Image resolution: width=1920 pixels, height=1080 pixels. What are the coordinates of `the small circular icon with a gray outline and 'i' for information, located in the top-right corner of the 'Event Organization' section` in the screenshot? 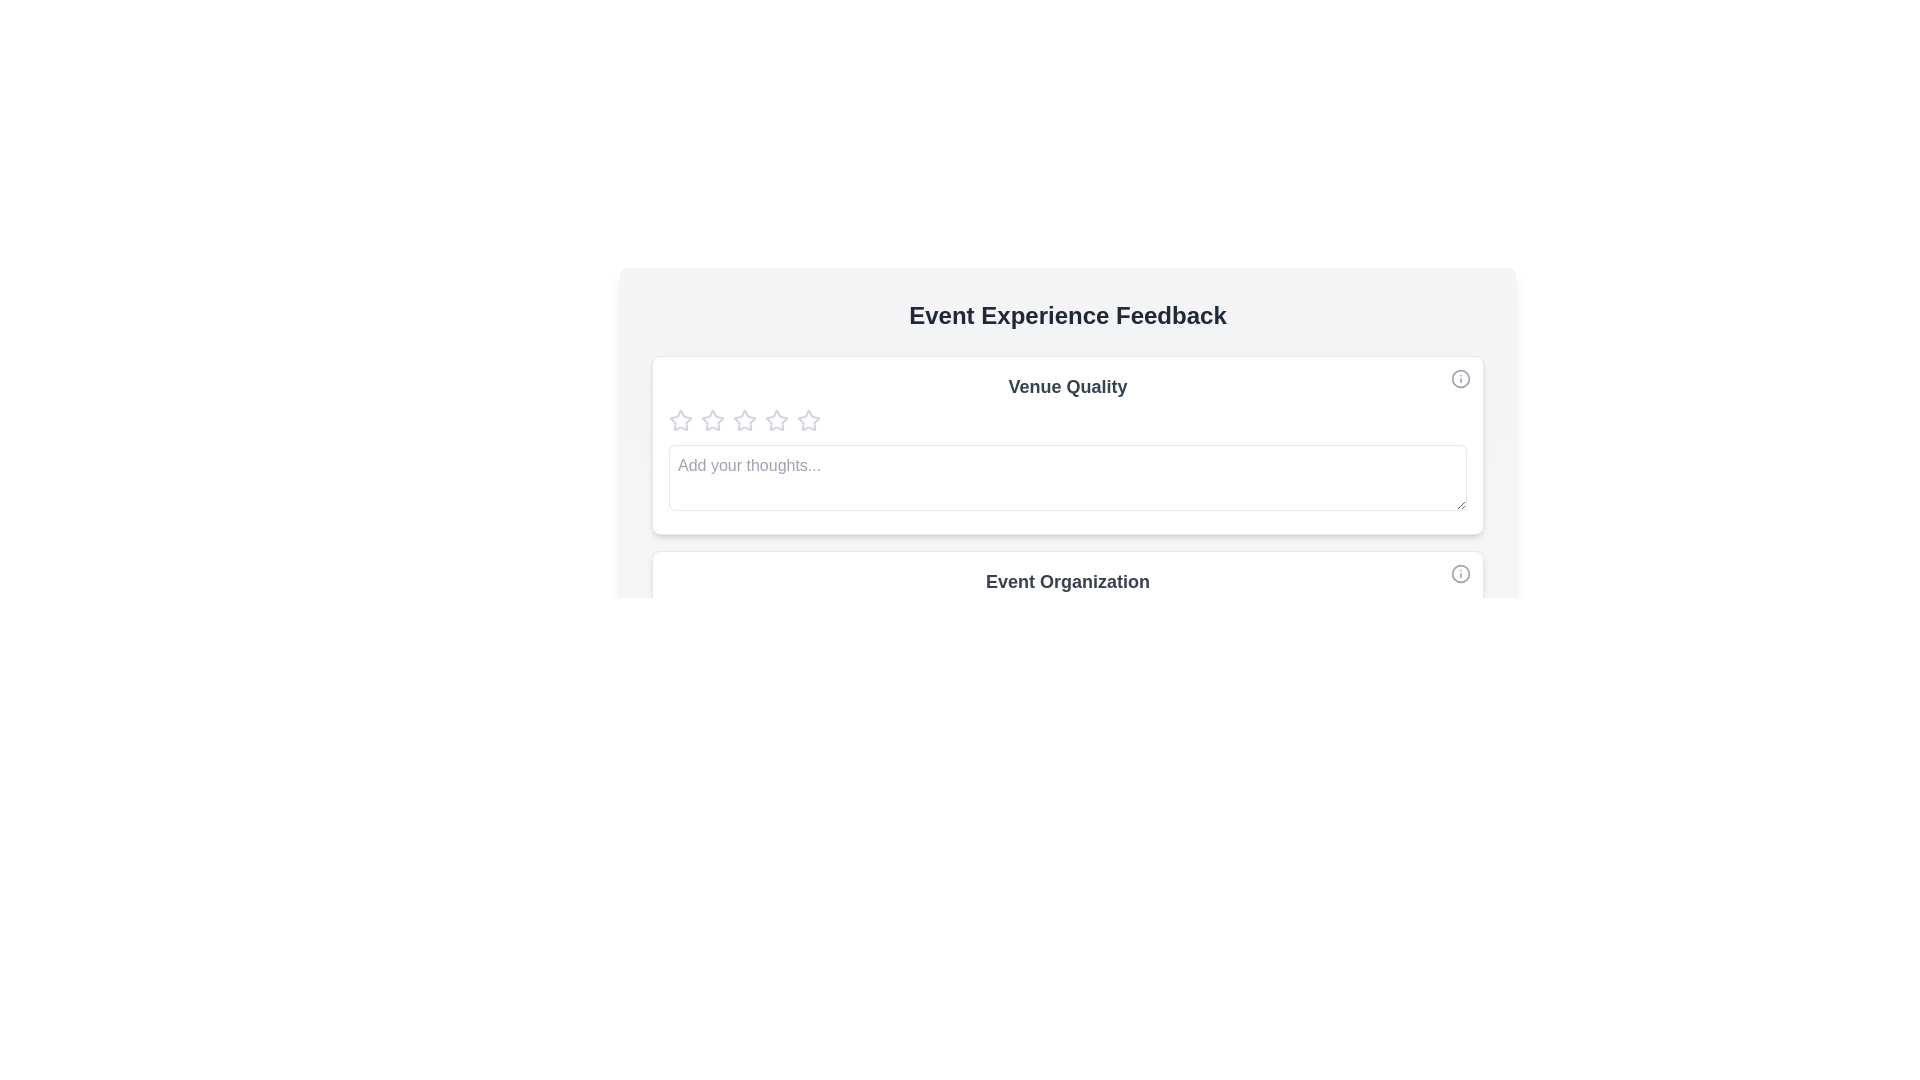 It's located at (1460, 574).